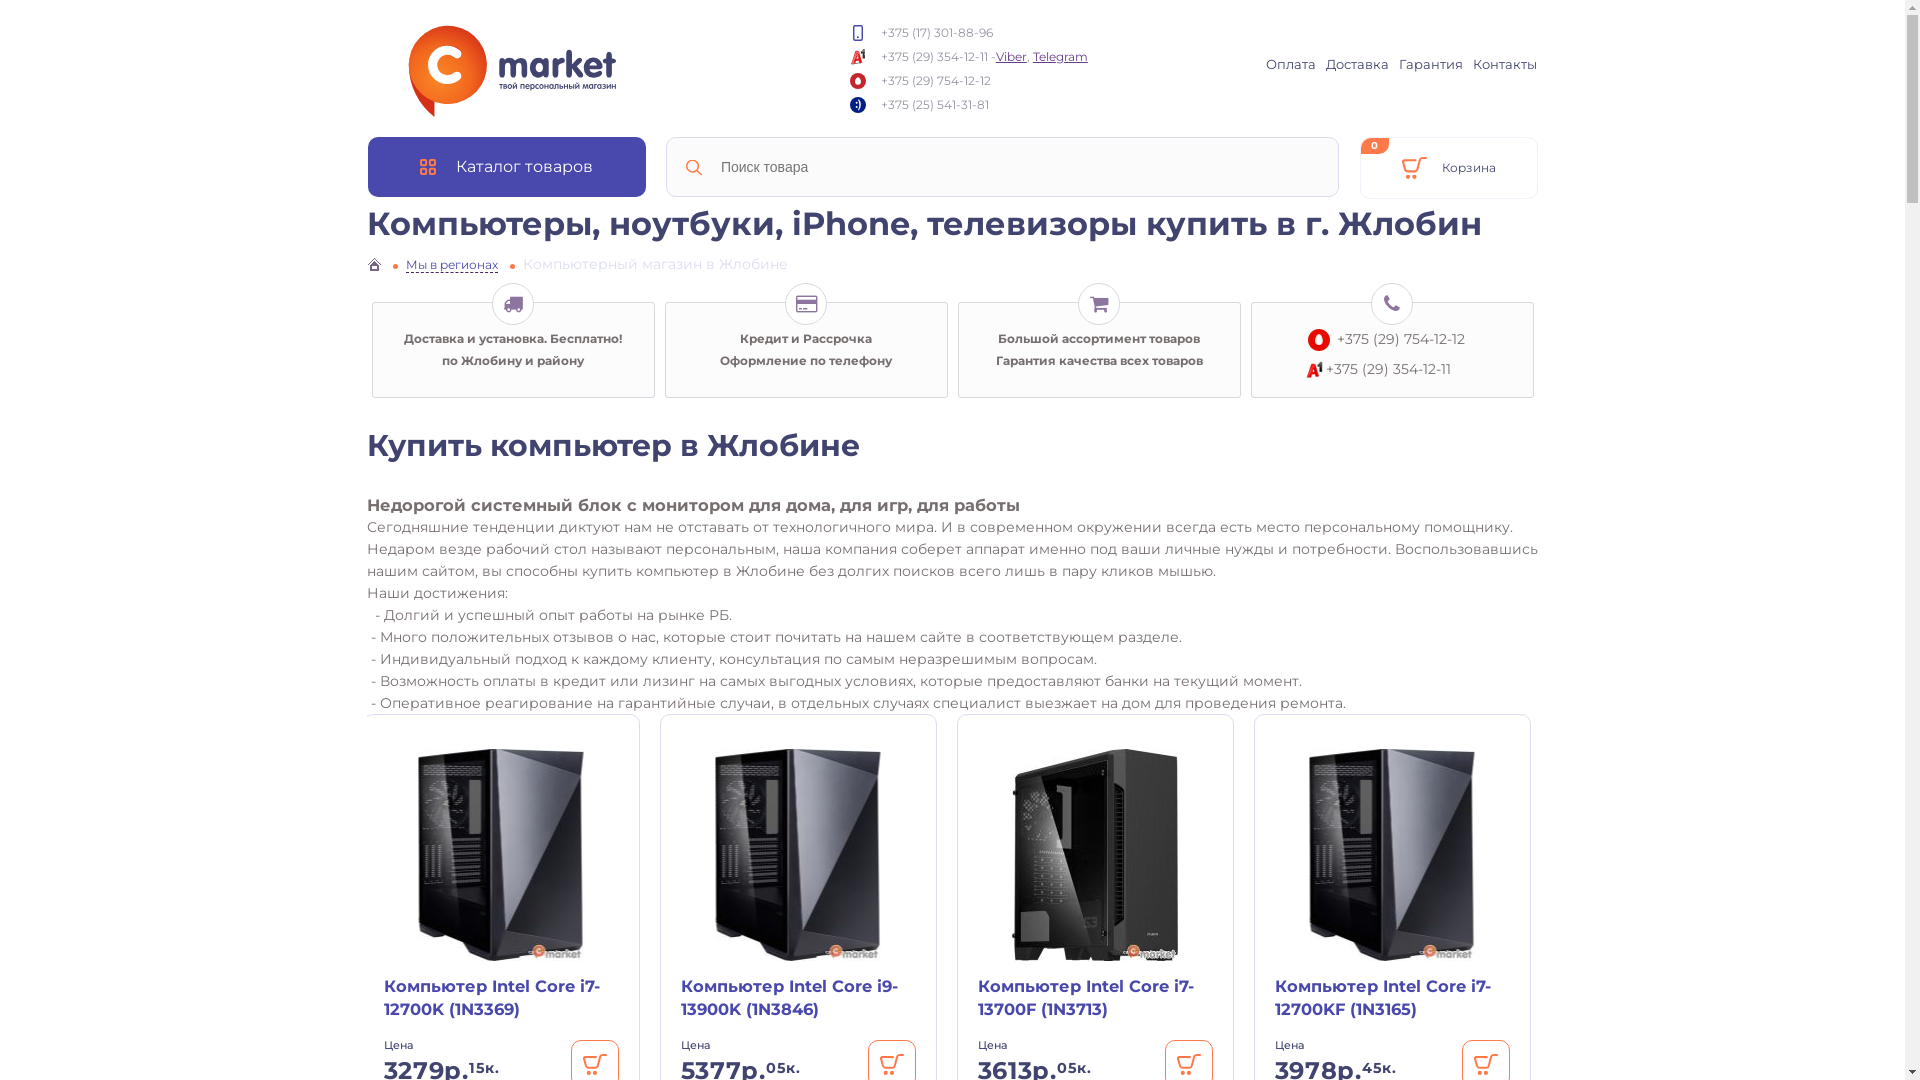  I want to click on 'Viber', so click(1011, 54).